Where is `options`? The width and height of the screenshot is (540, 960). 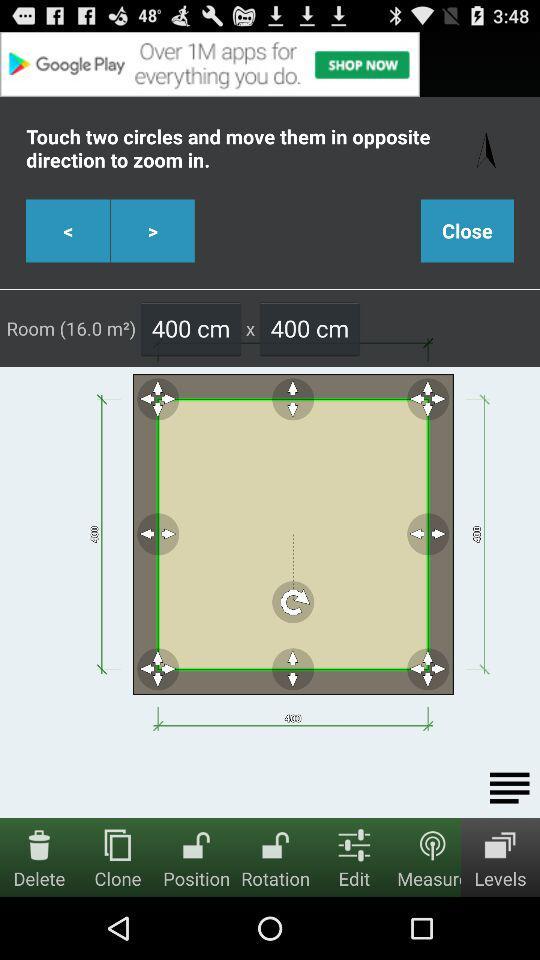
options is located at coordinates (509, 788).